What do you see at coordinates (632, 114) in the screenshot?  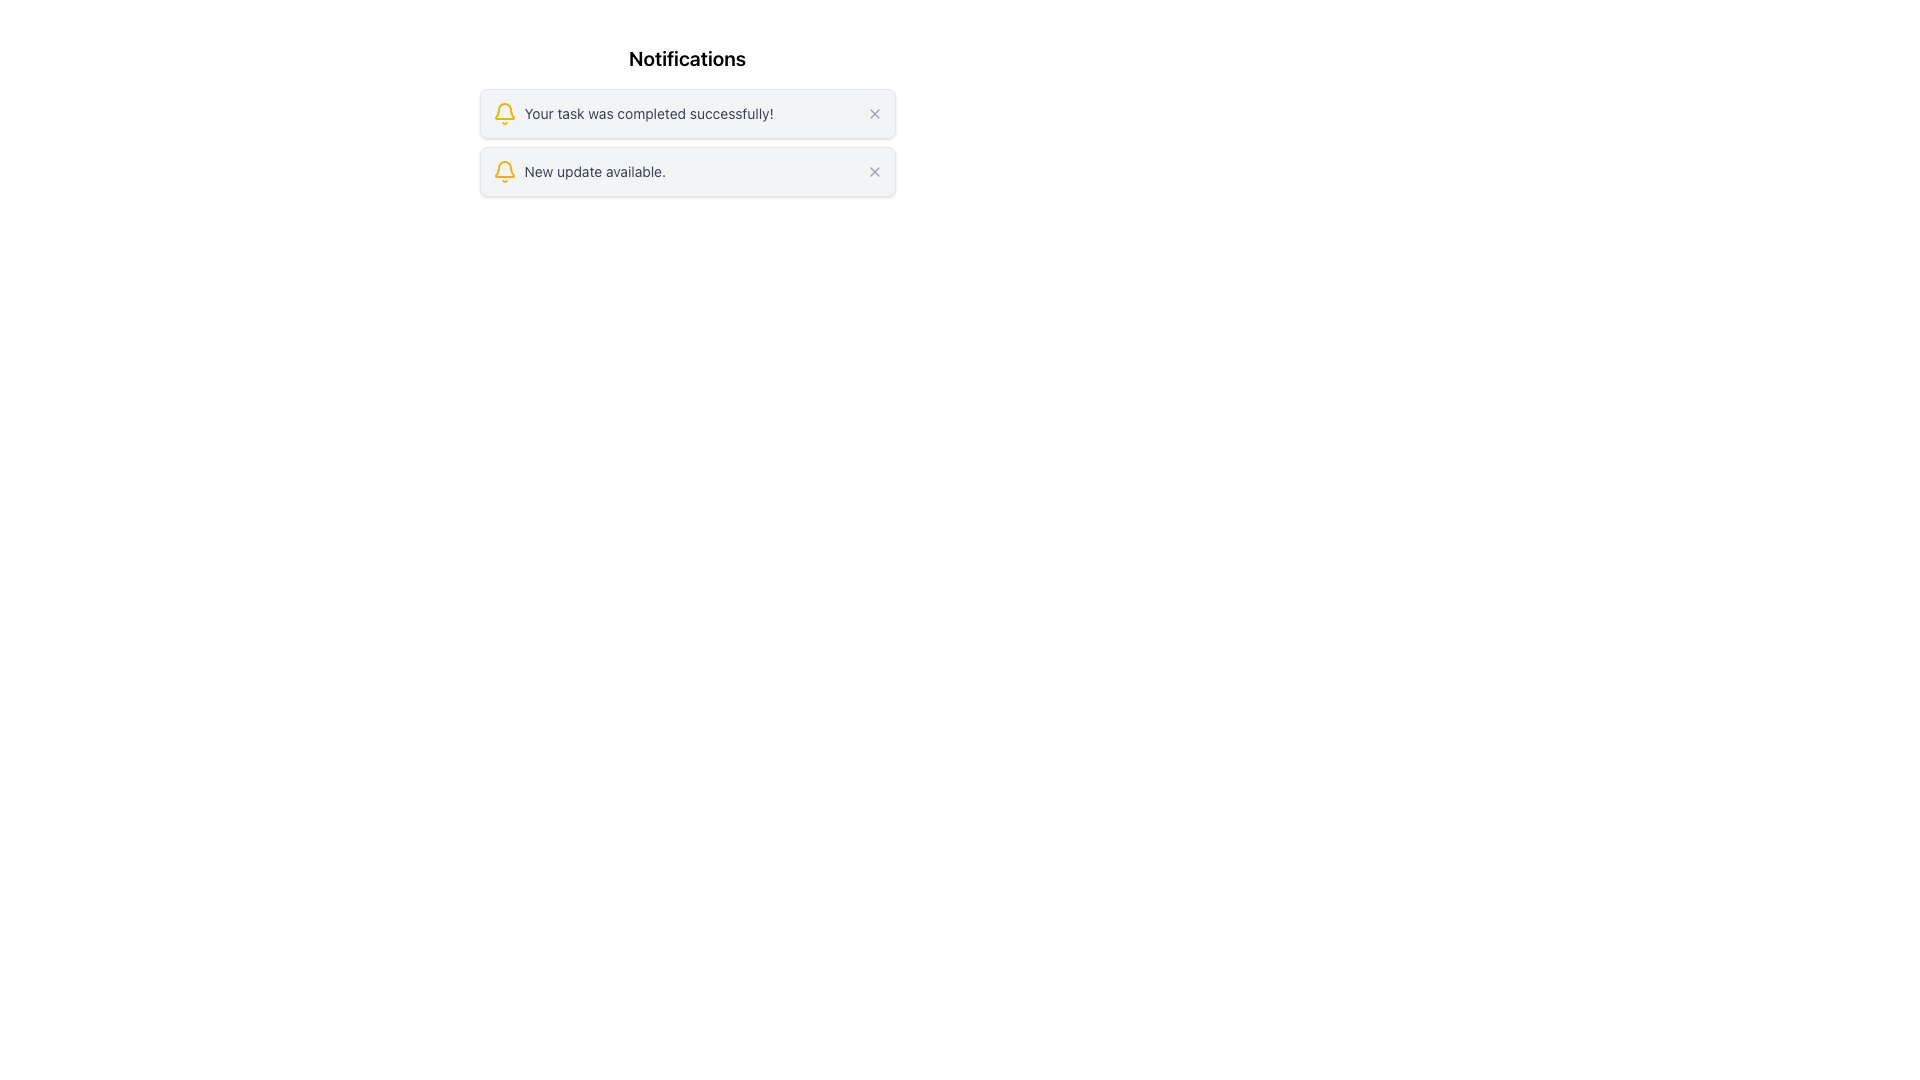 I see `the Notification Text Block that informs the user of task completion, located at the upper section of the application interface` at bounding box center [632, 114].